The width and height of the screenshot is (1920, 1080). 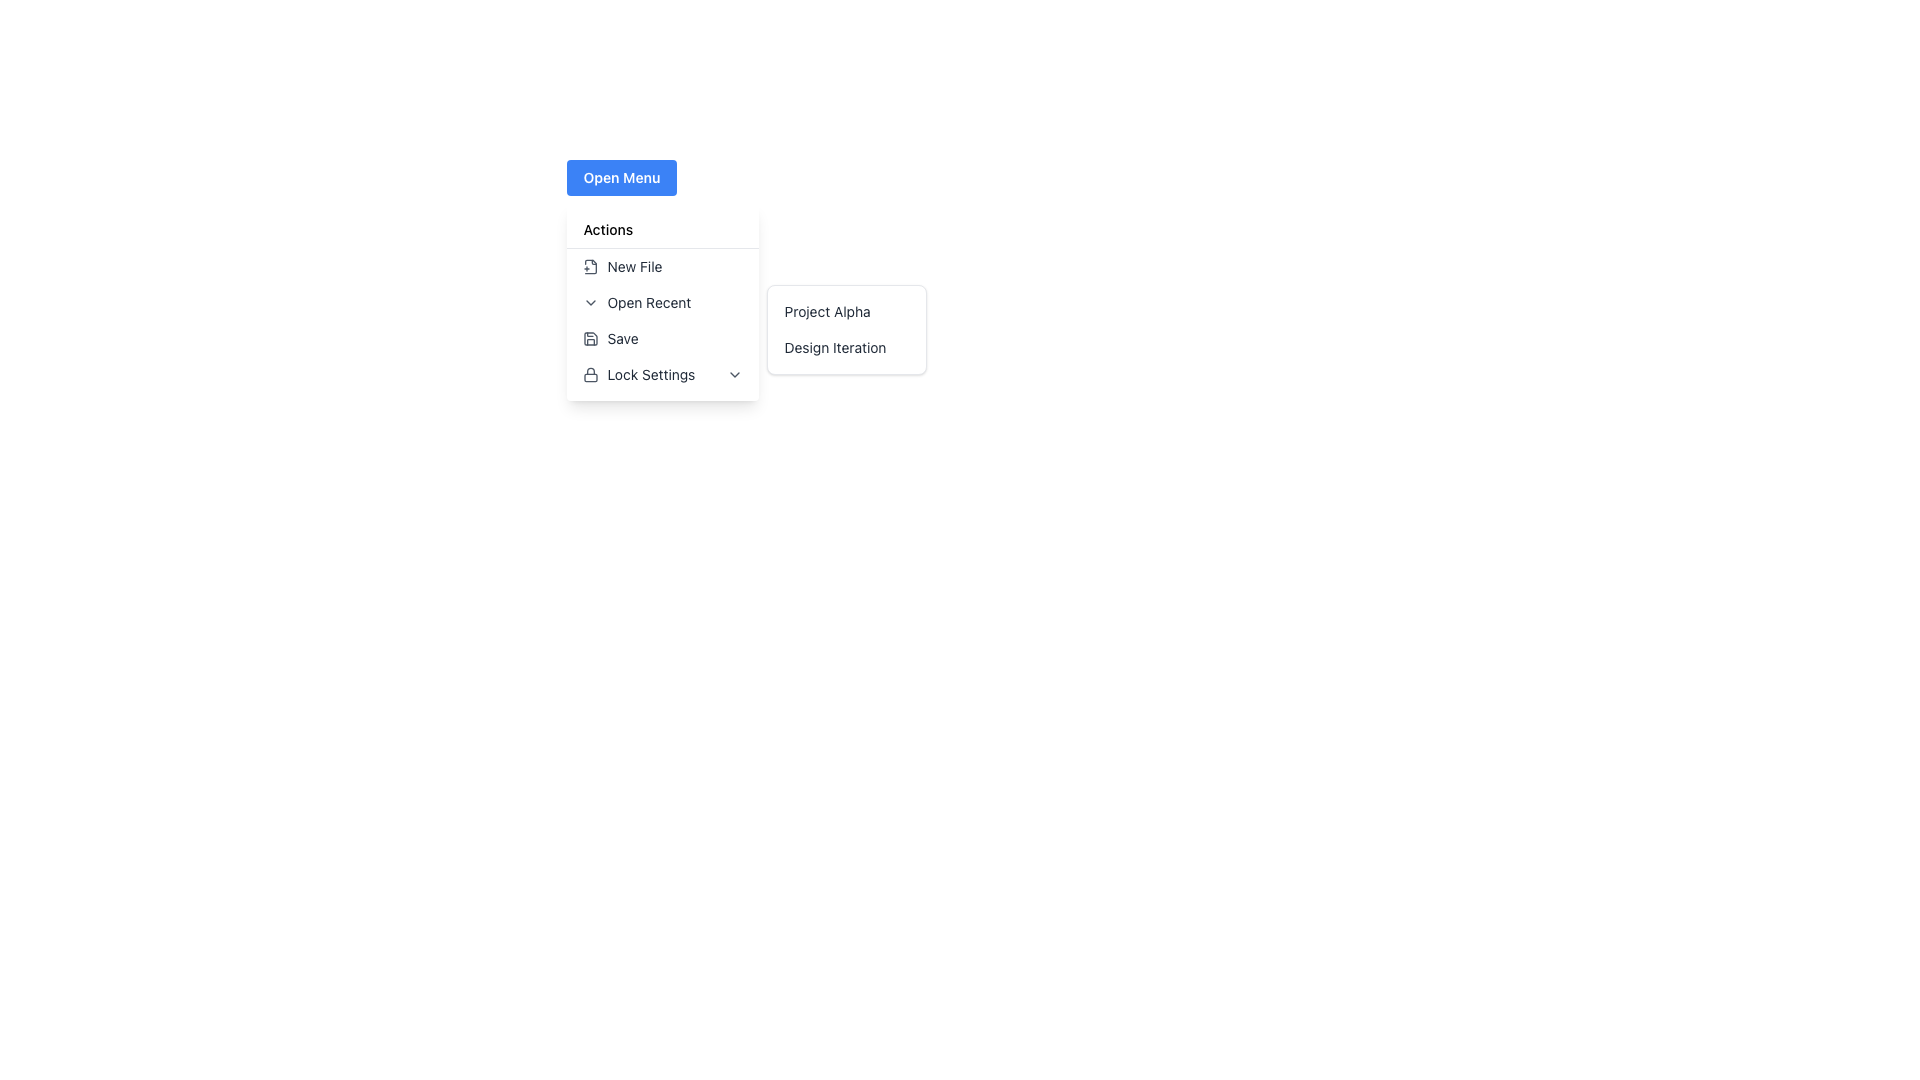 I want to click on the 'Lock Settings' menu item, which features a lock icon on the left and a downward-facing chevron on the right, so click(x=663, y=374).